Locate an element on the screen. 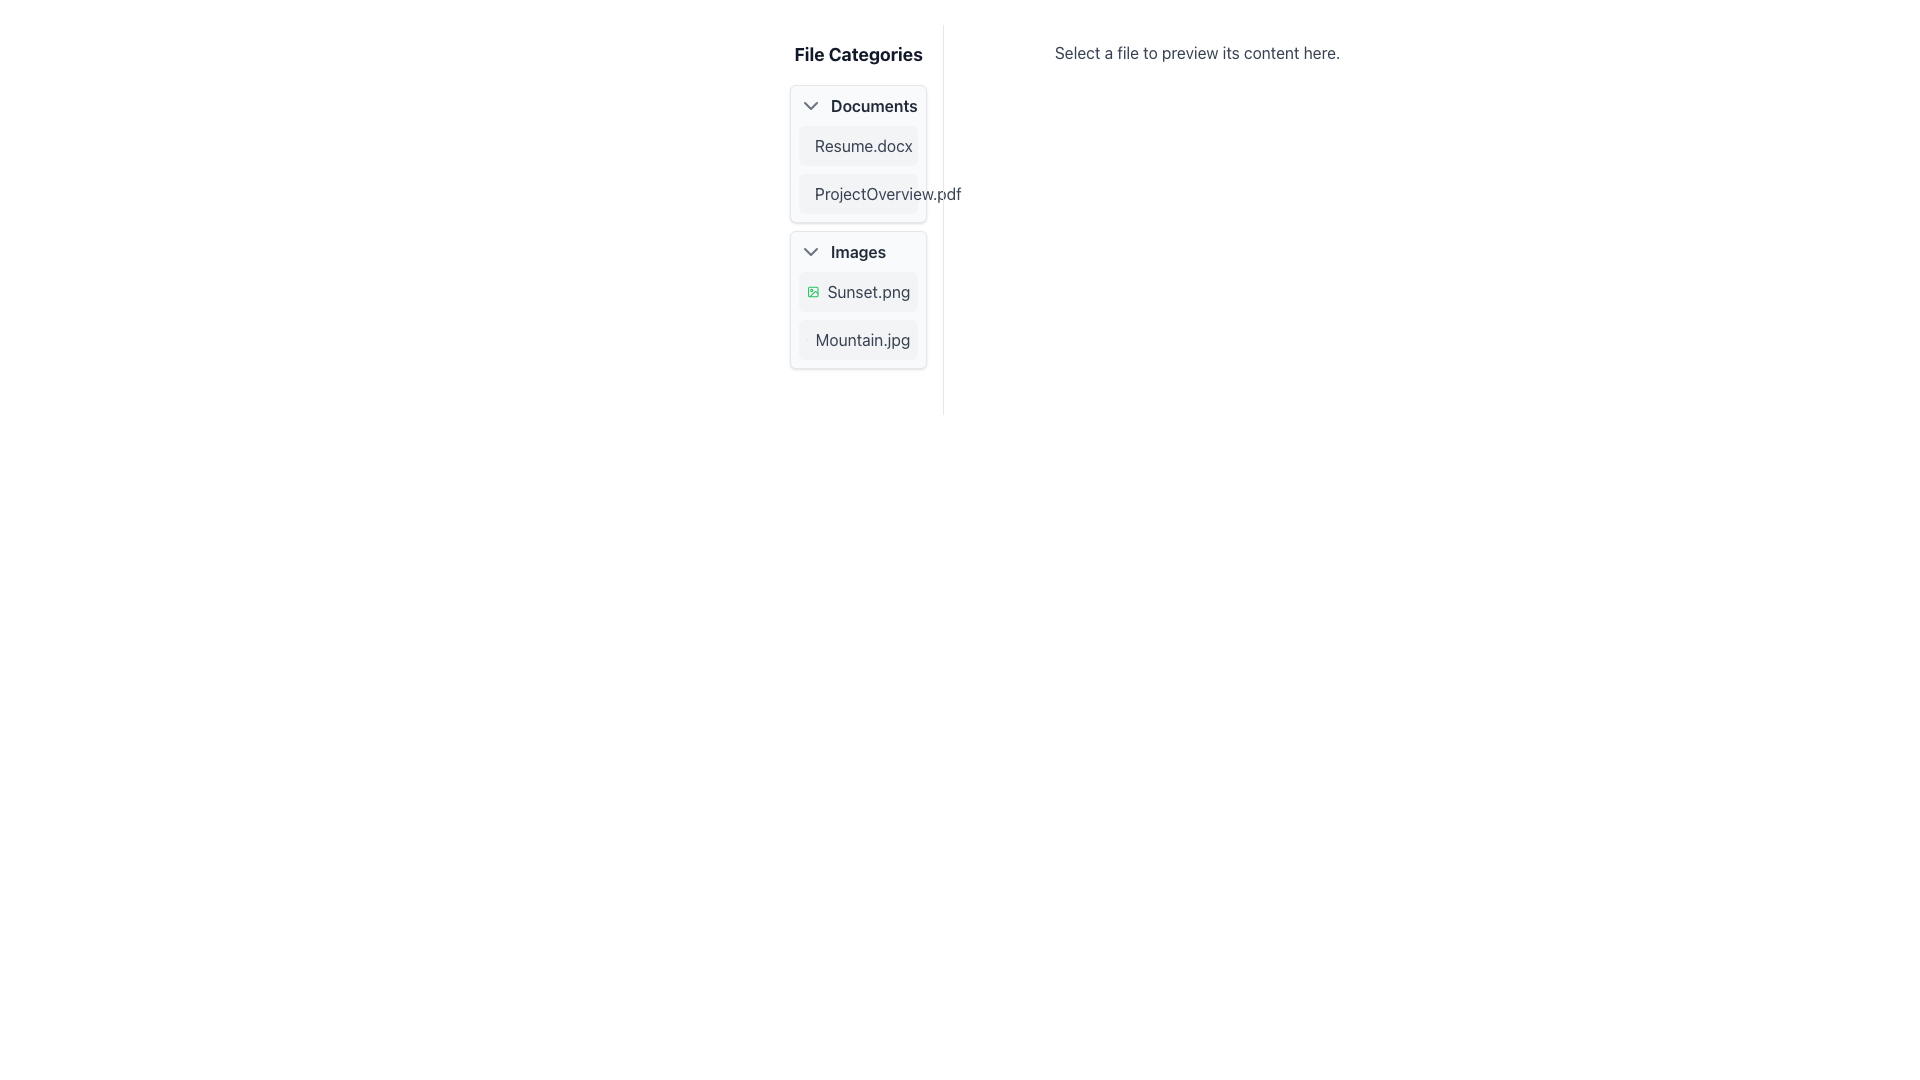  text from the heading Text Label located at the top of the white panel containing file categories is located at coordinates (858, 53).